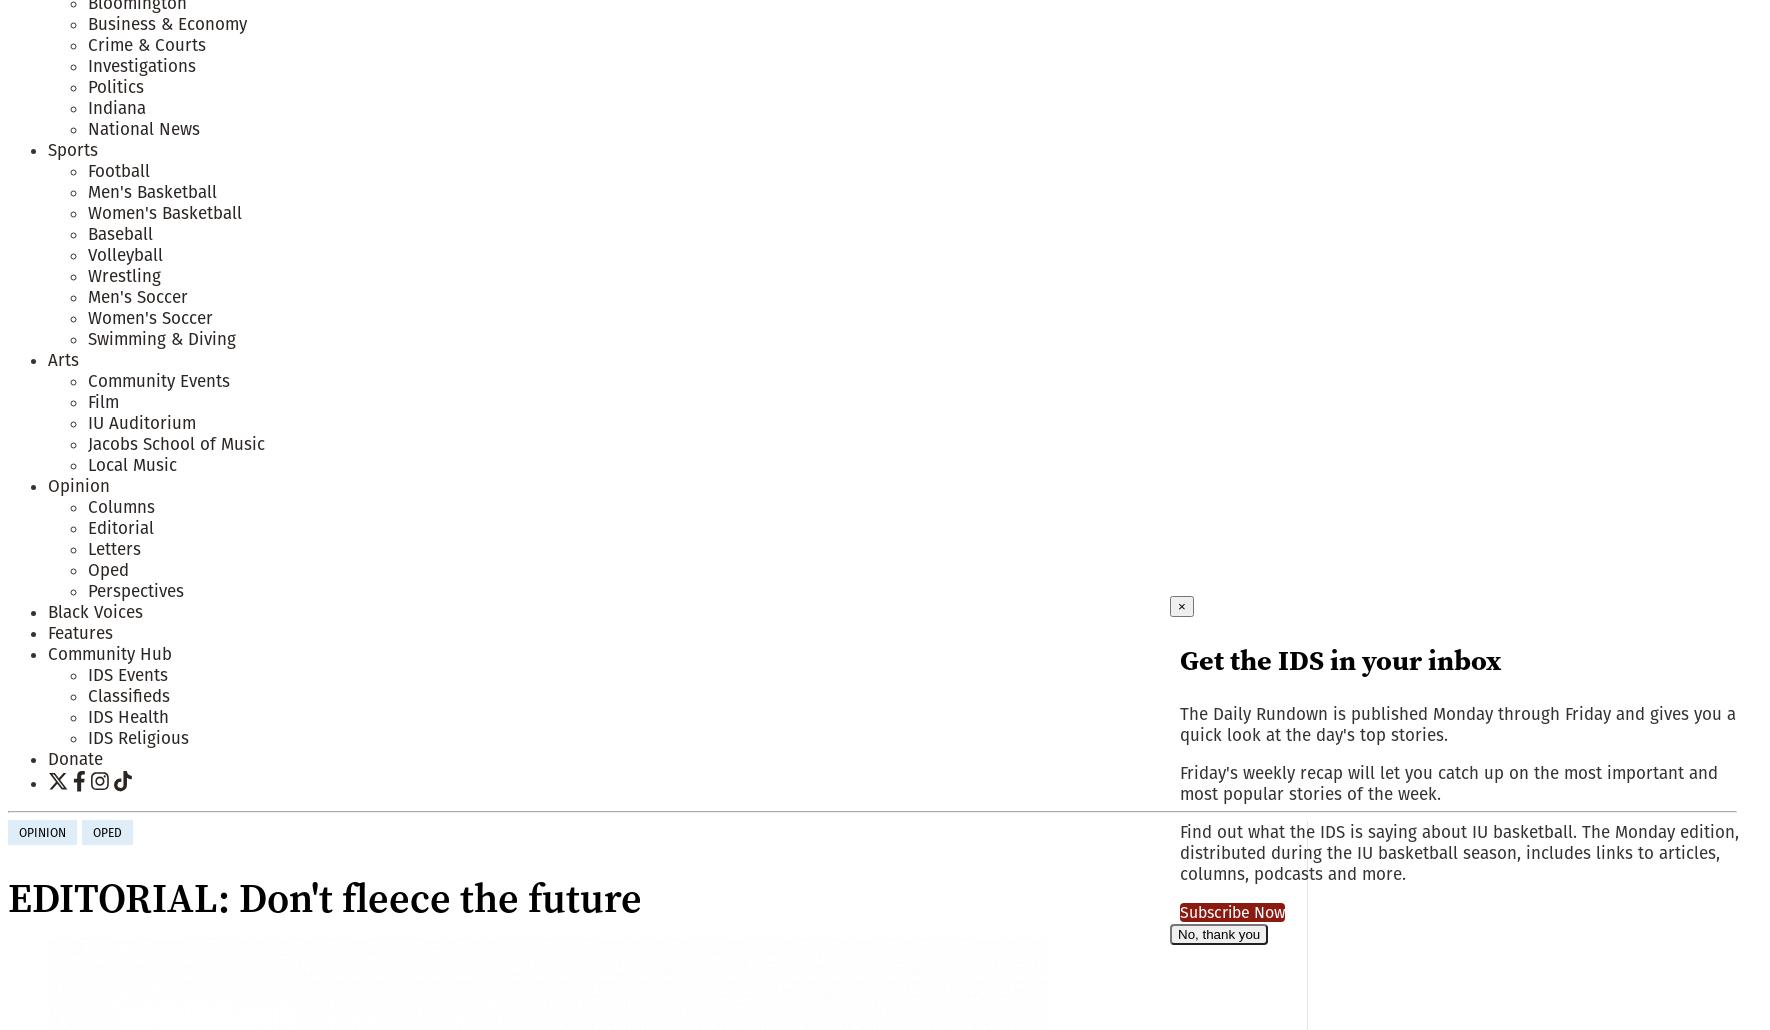 The width and height of the screenshot is (1770, 1030). I want to click on 'Men's Soccer', so click(137, 295).